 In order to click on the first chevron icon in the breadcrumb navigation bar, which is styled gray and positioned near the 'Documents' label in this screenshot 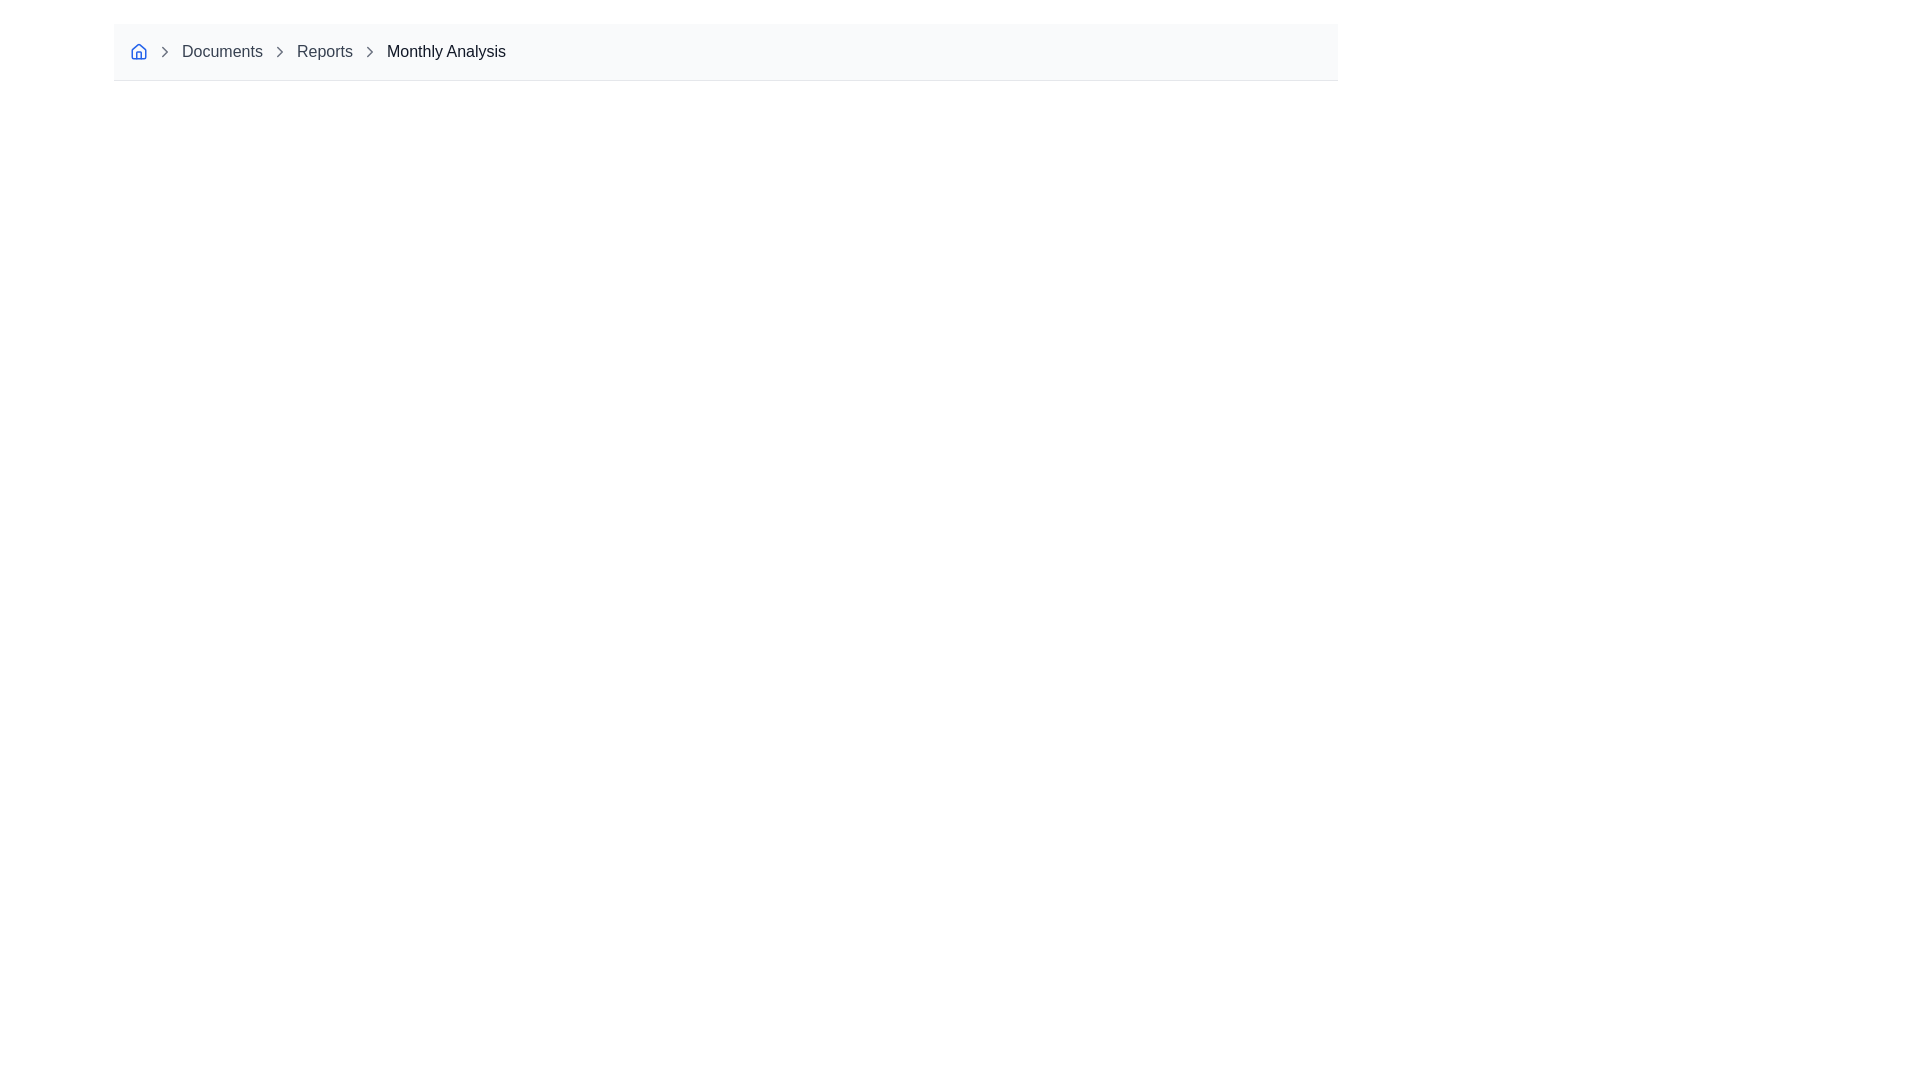, I will do `click(164, 50)`.